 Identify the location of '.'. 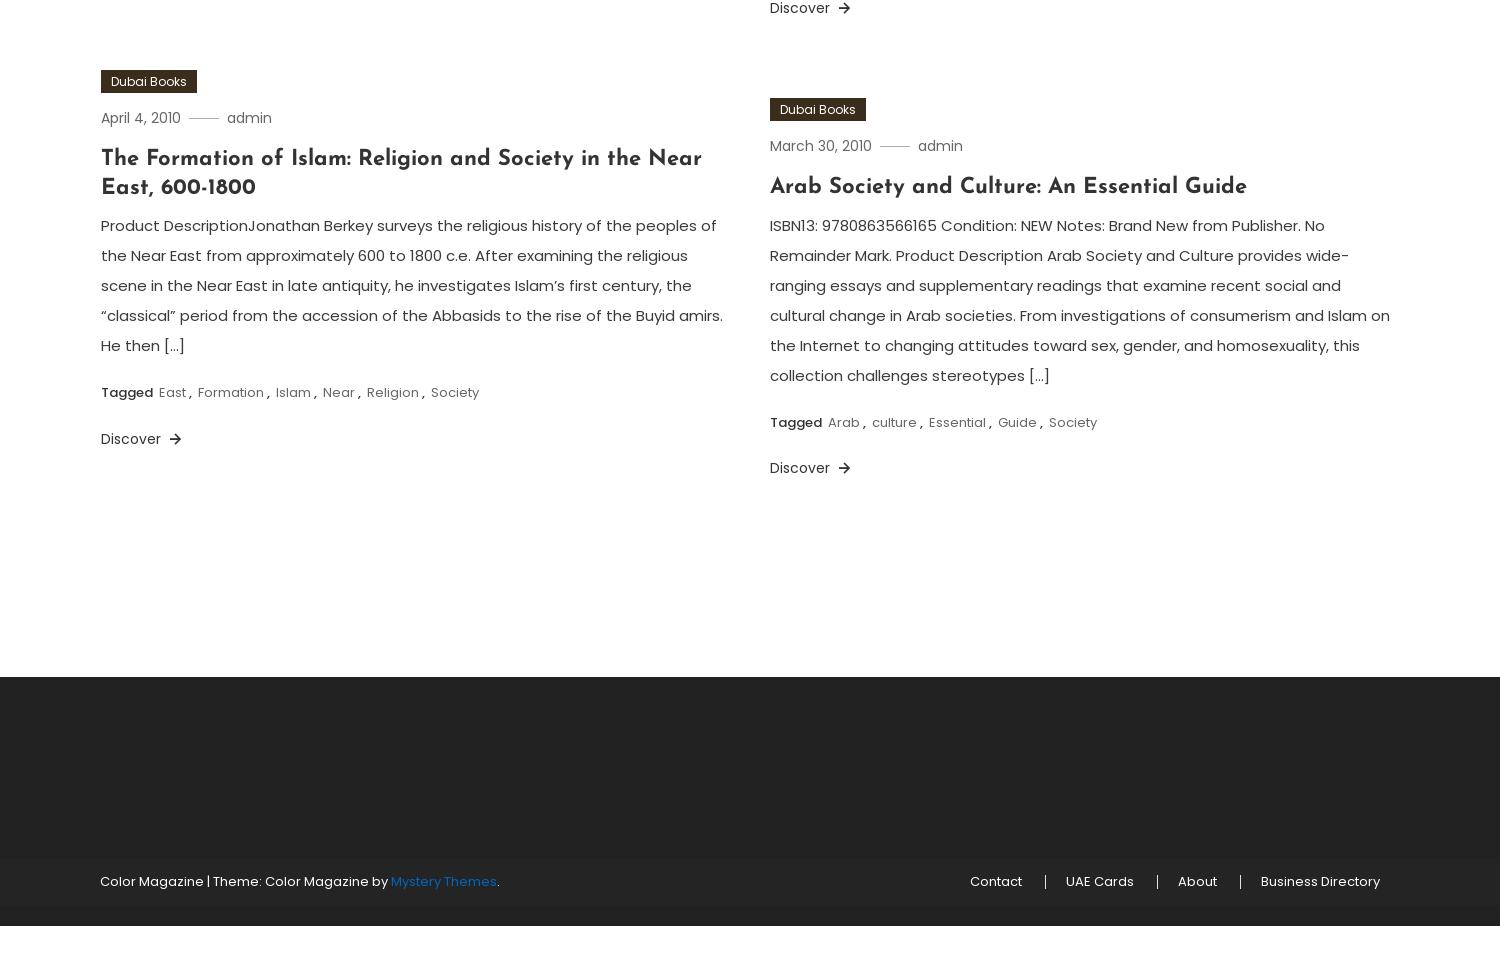
(497, 880).